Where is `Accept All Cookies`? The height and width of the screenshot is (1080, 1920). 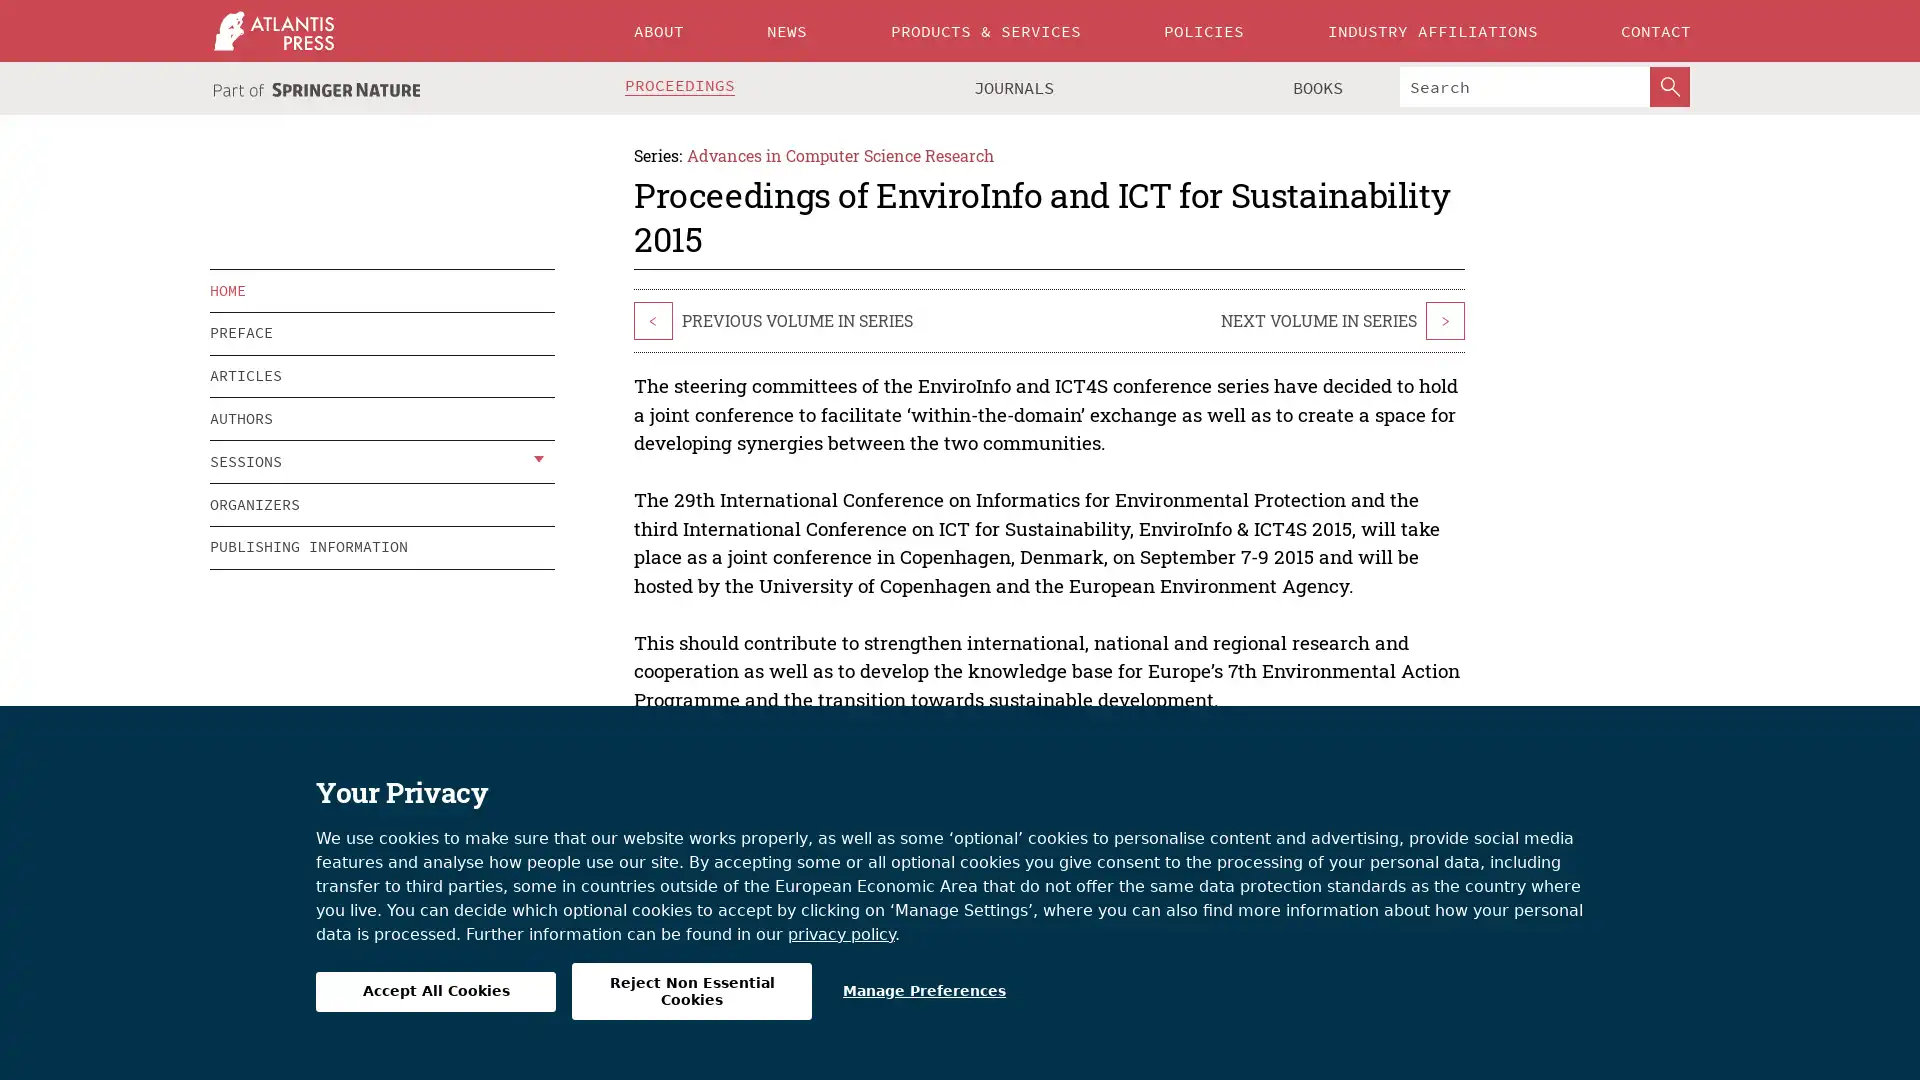 Accept All Cookies is located at coordinates (435, 991).